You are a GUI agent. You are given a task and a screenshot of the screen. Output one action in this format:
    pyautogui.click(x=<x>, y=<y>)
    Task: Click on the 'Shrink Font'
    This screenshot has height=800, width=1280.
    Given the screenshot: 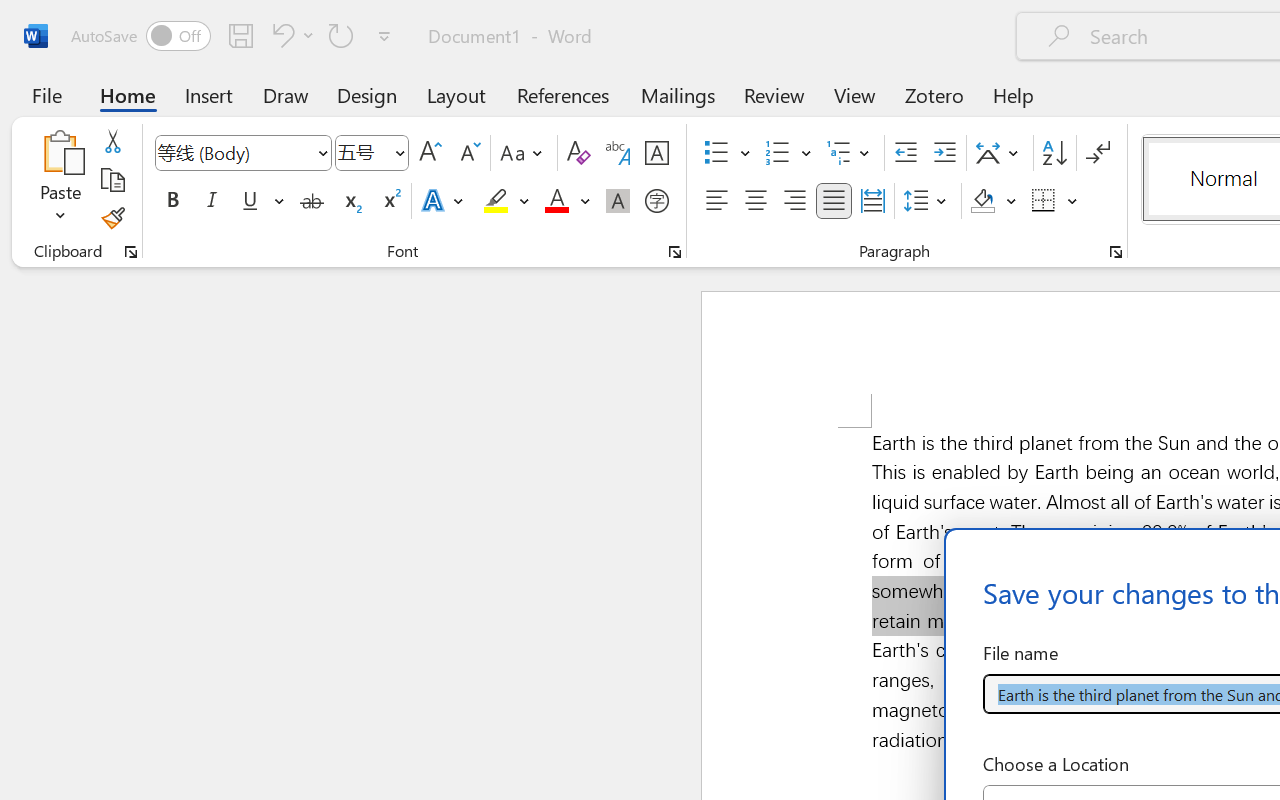 What is the action you would take?
    pyautogui.click(x=467, y=153)
    